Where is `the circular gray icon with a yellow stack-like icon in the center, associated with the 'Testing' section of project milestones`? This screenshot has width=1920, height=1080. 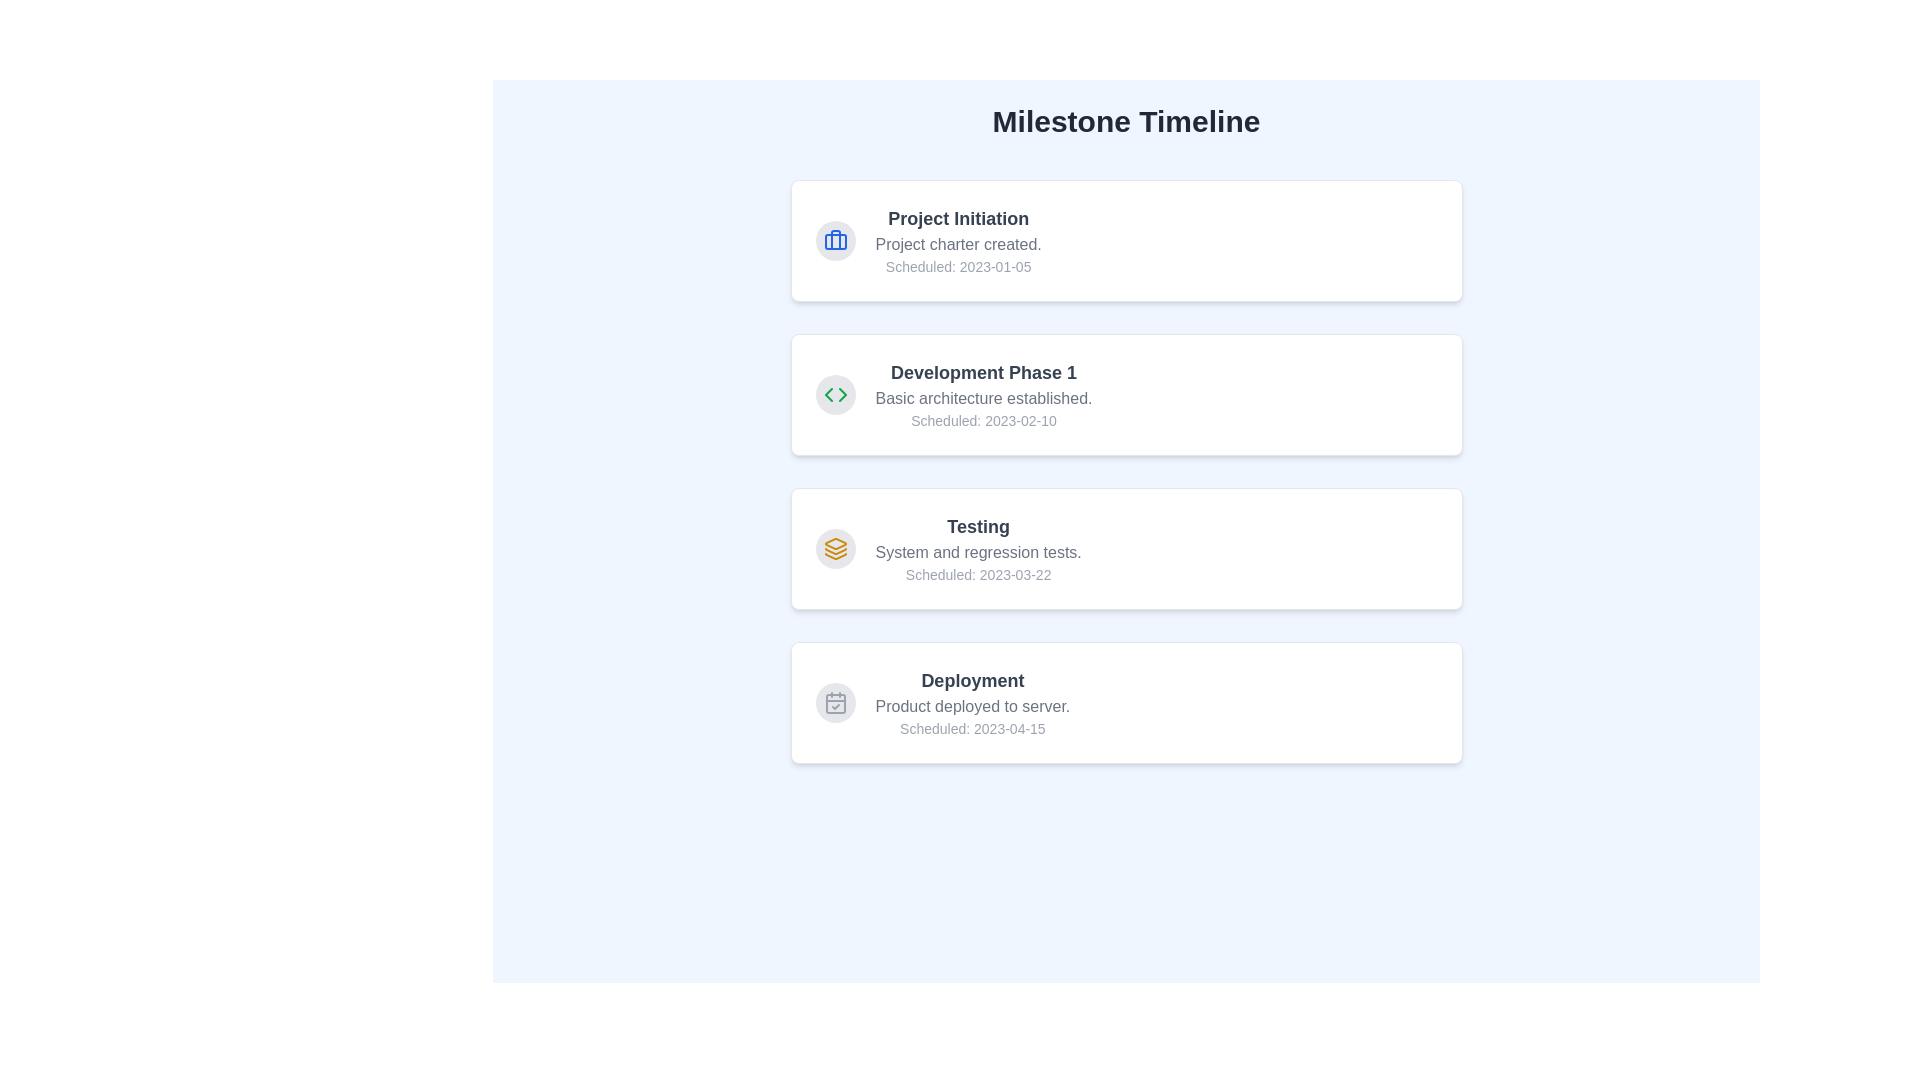 the circular gray icon with a yellow stack-like icon in the center, associated with the 'Testing' section of project milestones is located at coordinates (835, 548).